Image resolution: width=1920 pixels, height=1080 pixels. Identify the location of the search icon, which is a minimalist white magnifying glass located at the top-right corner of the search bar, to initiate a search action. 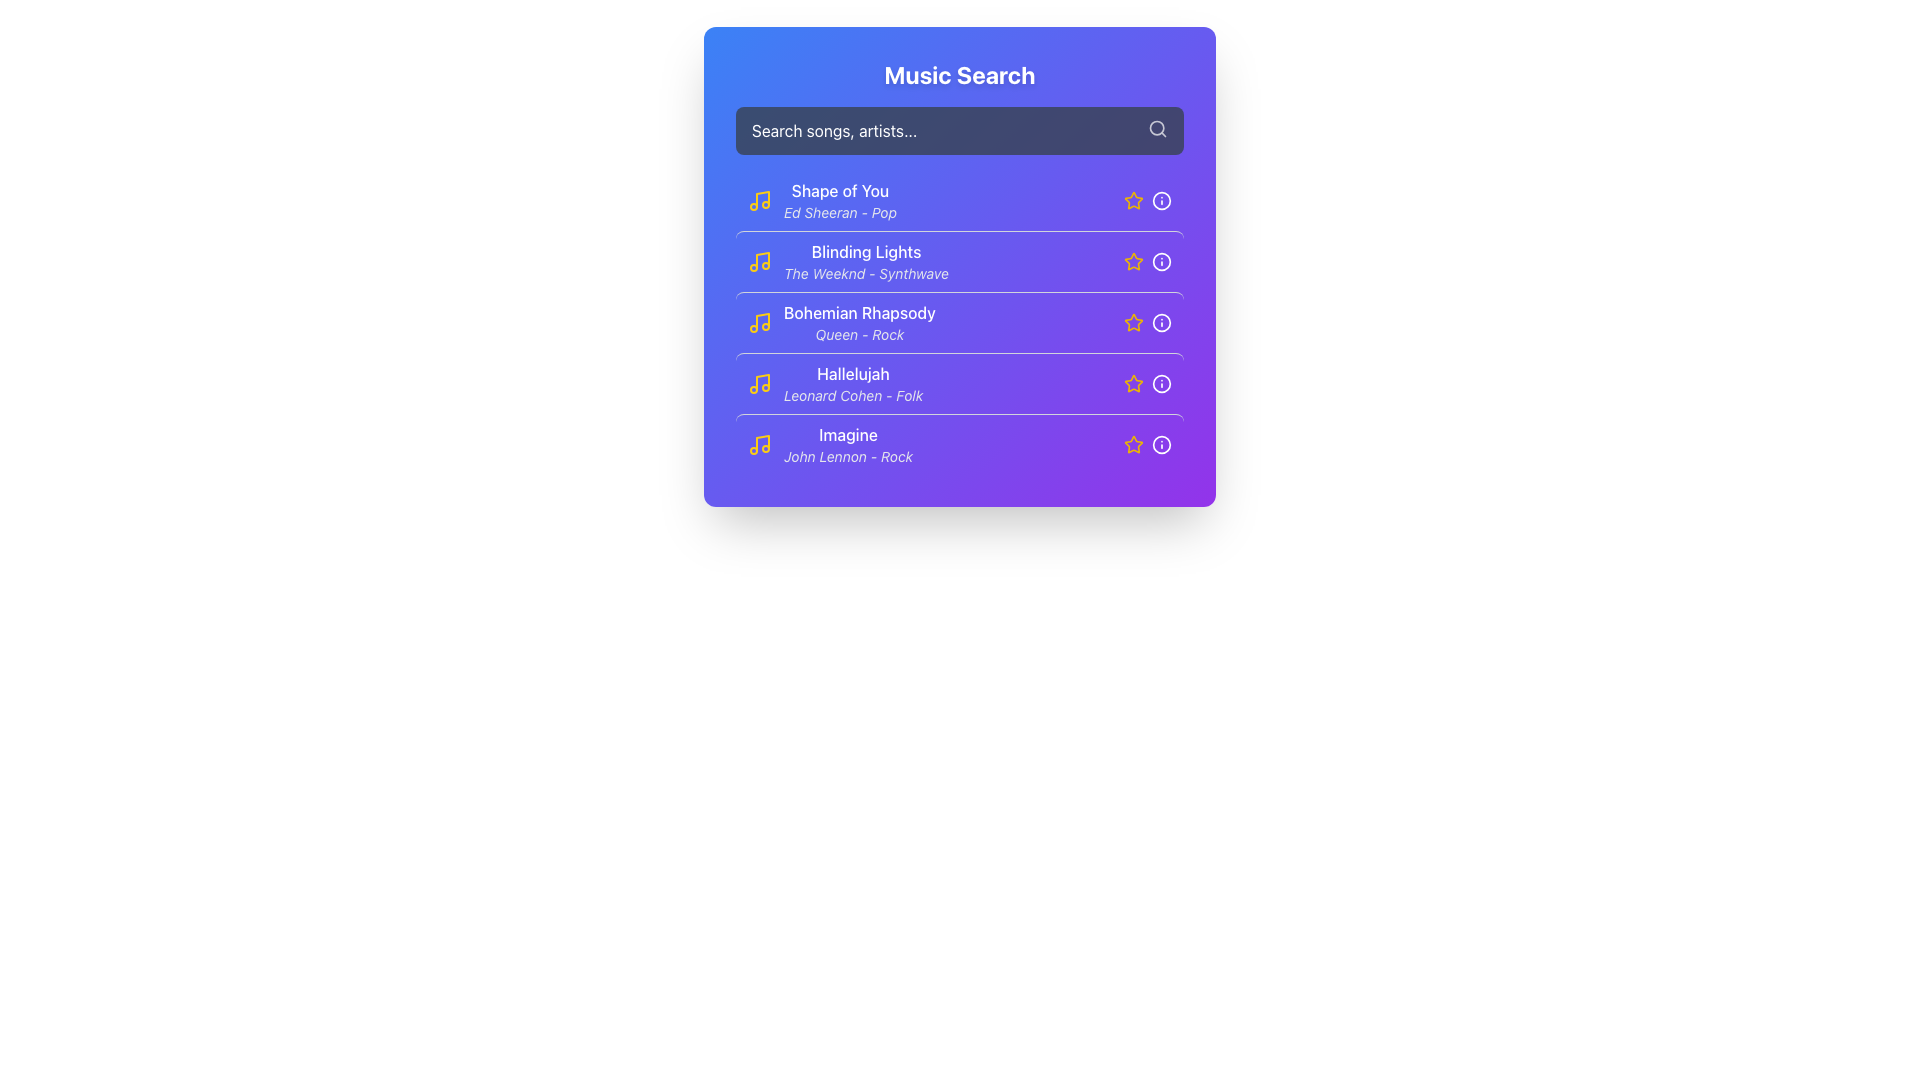
(1157, 128).